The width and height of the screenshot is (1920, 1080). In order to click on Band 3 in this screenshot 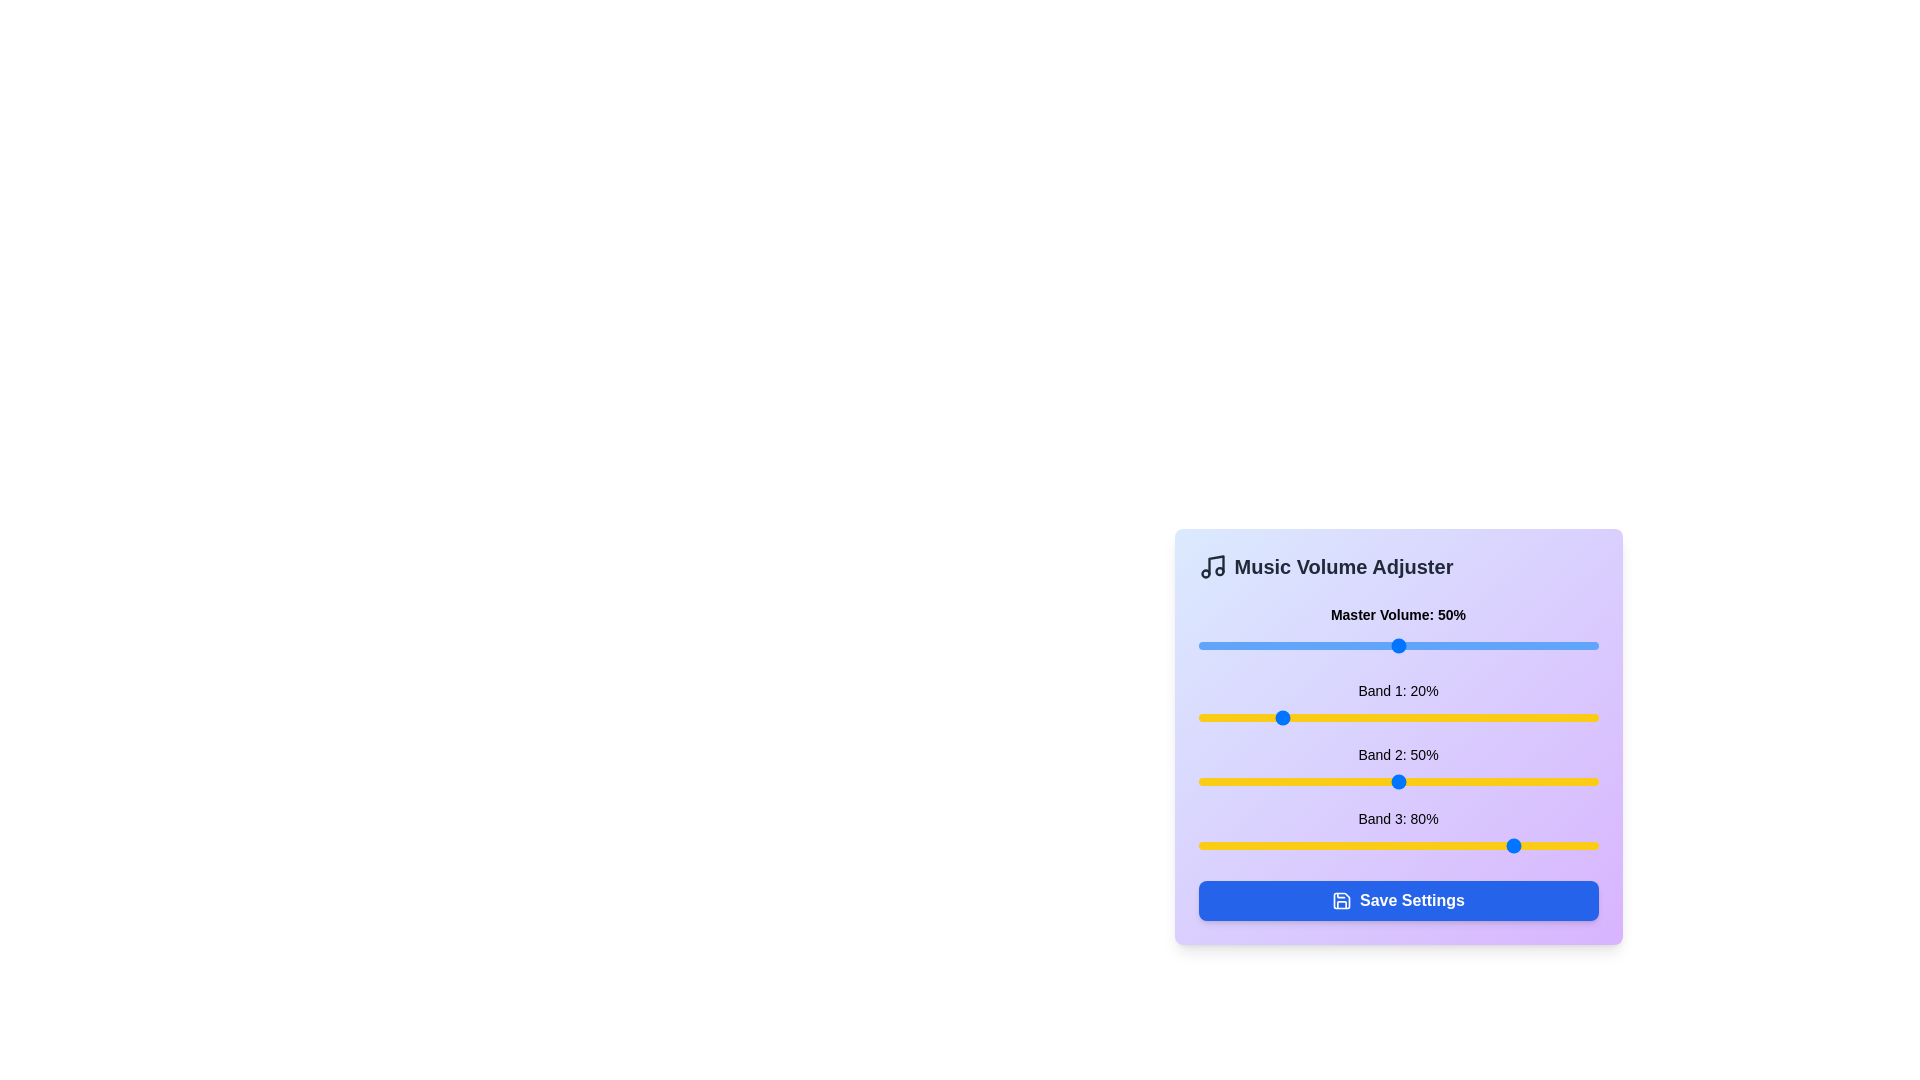, I will do `click(1529, 845)`.